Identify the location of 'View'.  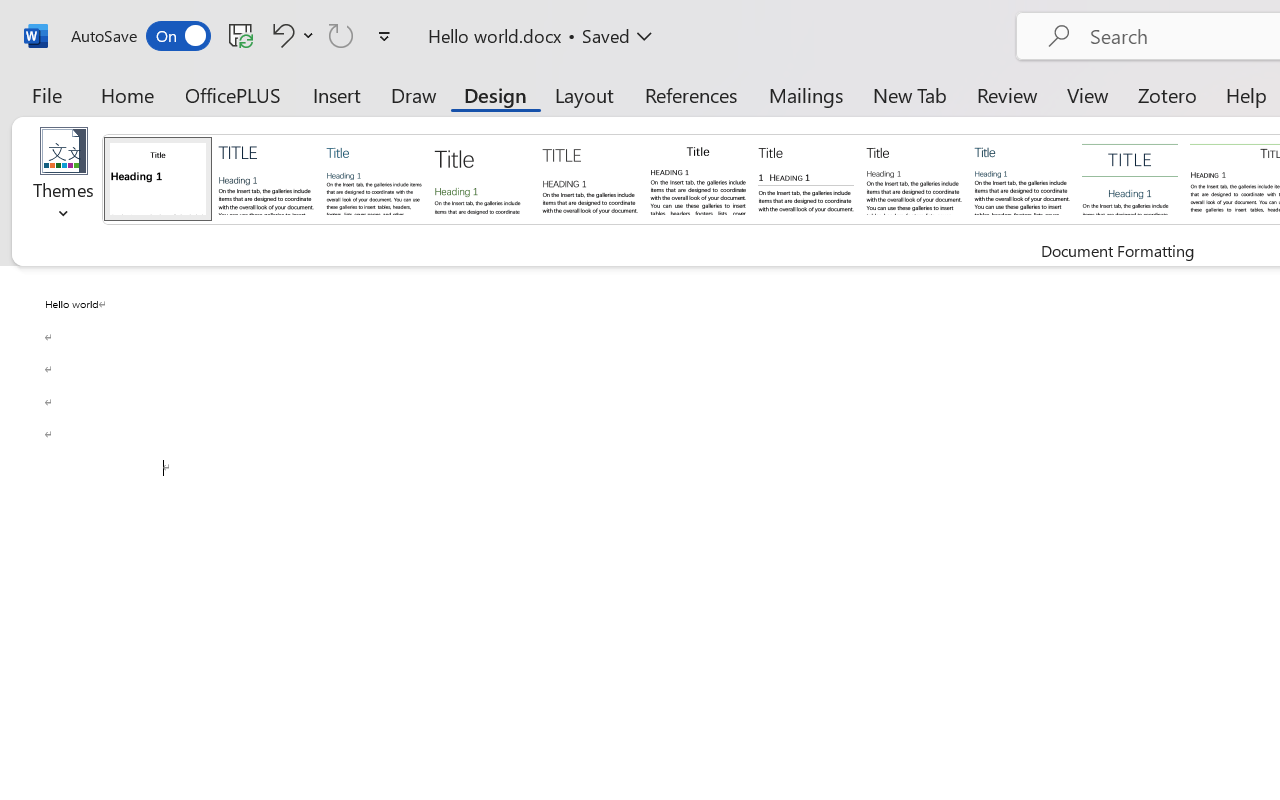
(1087, 94).